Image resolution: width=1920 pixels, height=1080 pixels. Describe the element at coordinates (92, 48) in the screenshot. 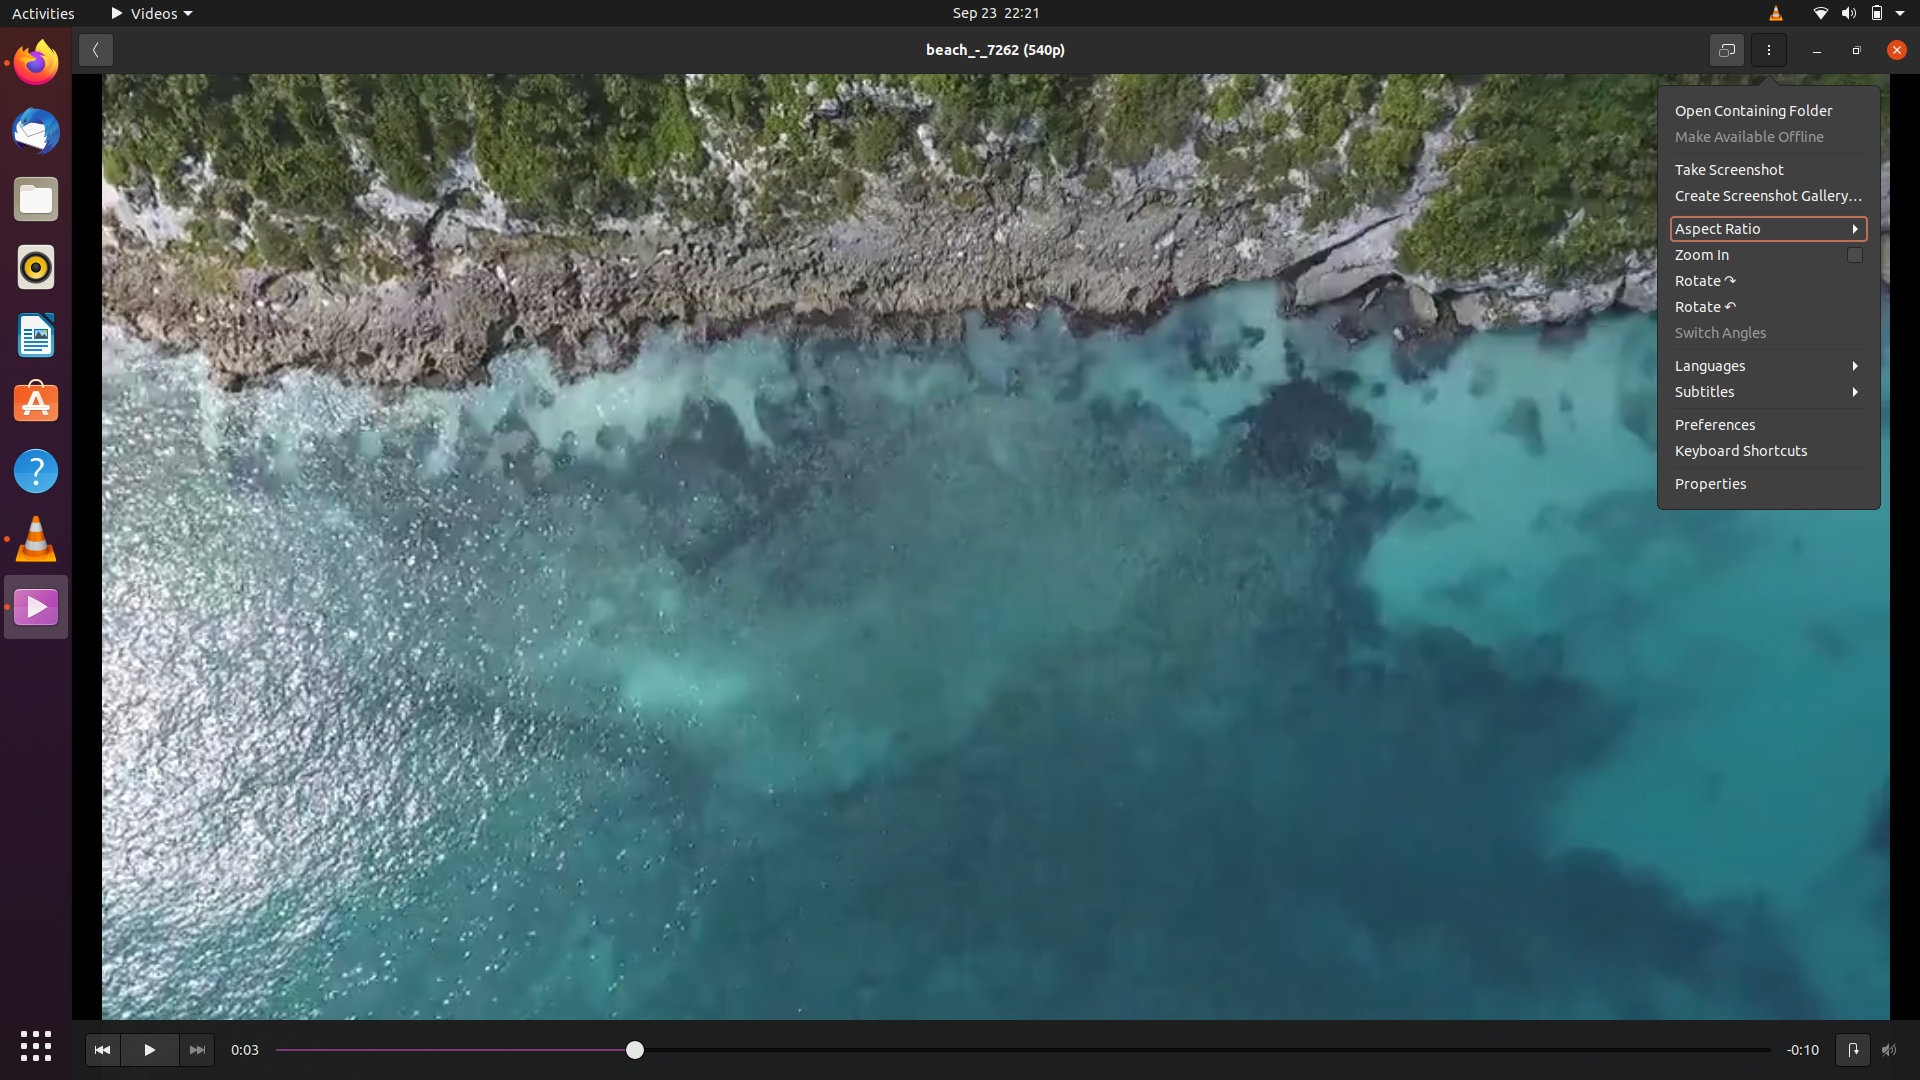

I see `the preceding page in the video settings` at that location.